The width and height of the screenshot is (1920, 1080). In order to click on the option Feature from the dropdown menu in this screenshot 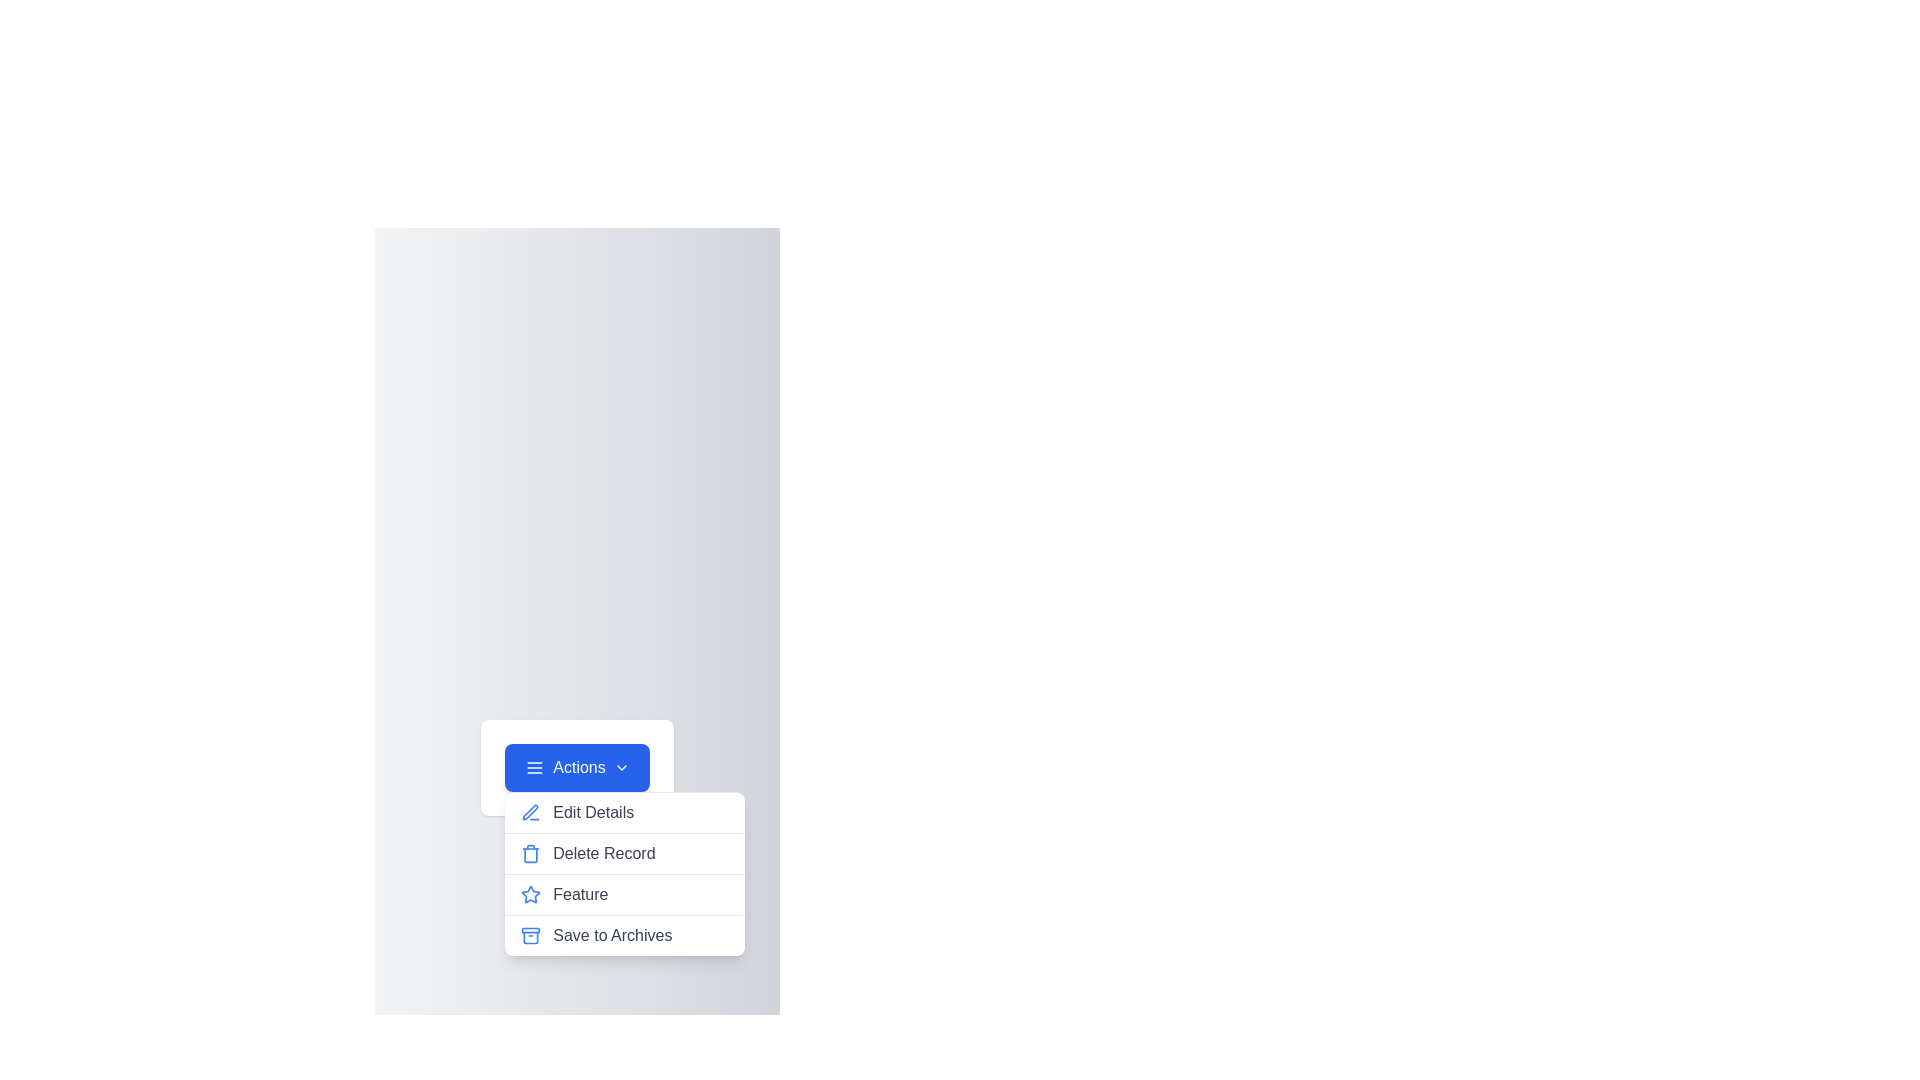, I will do `click(623, 894)`.